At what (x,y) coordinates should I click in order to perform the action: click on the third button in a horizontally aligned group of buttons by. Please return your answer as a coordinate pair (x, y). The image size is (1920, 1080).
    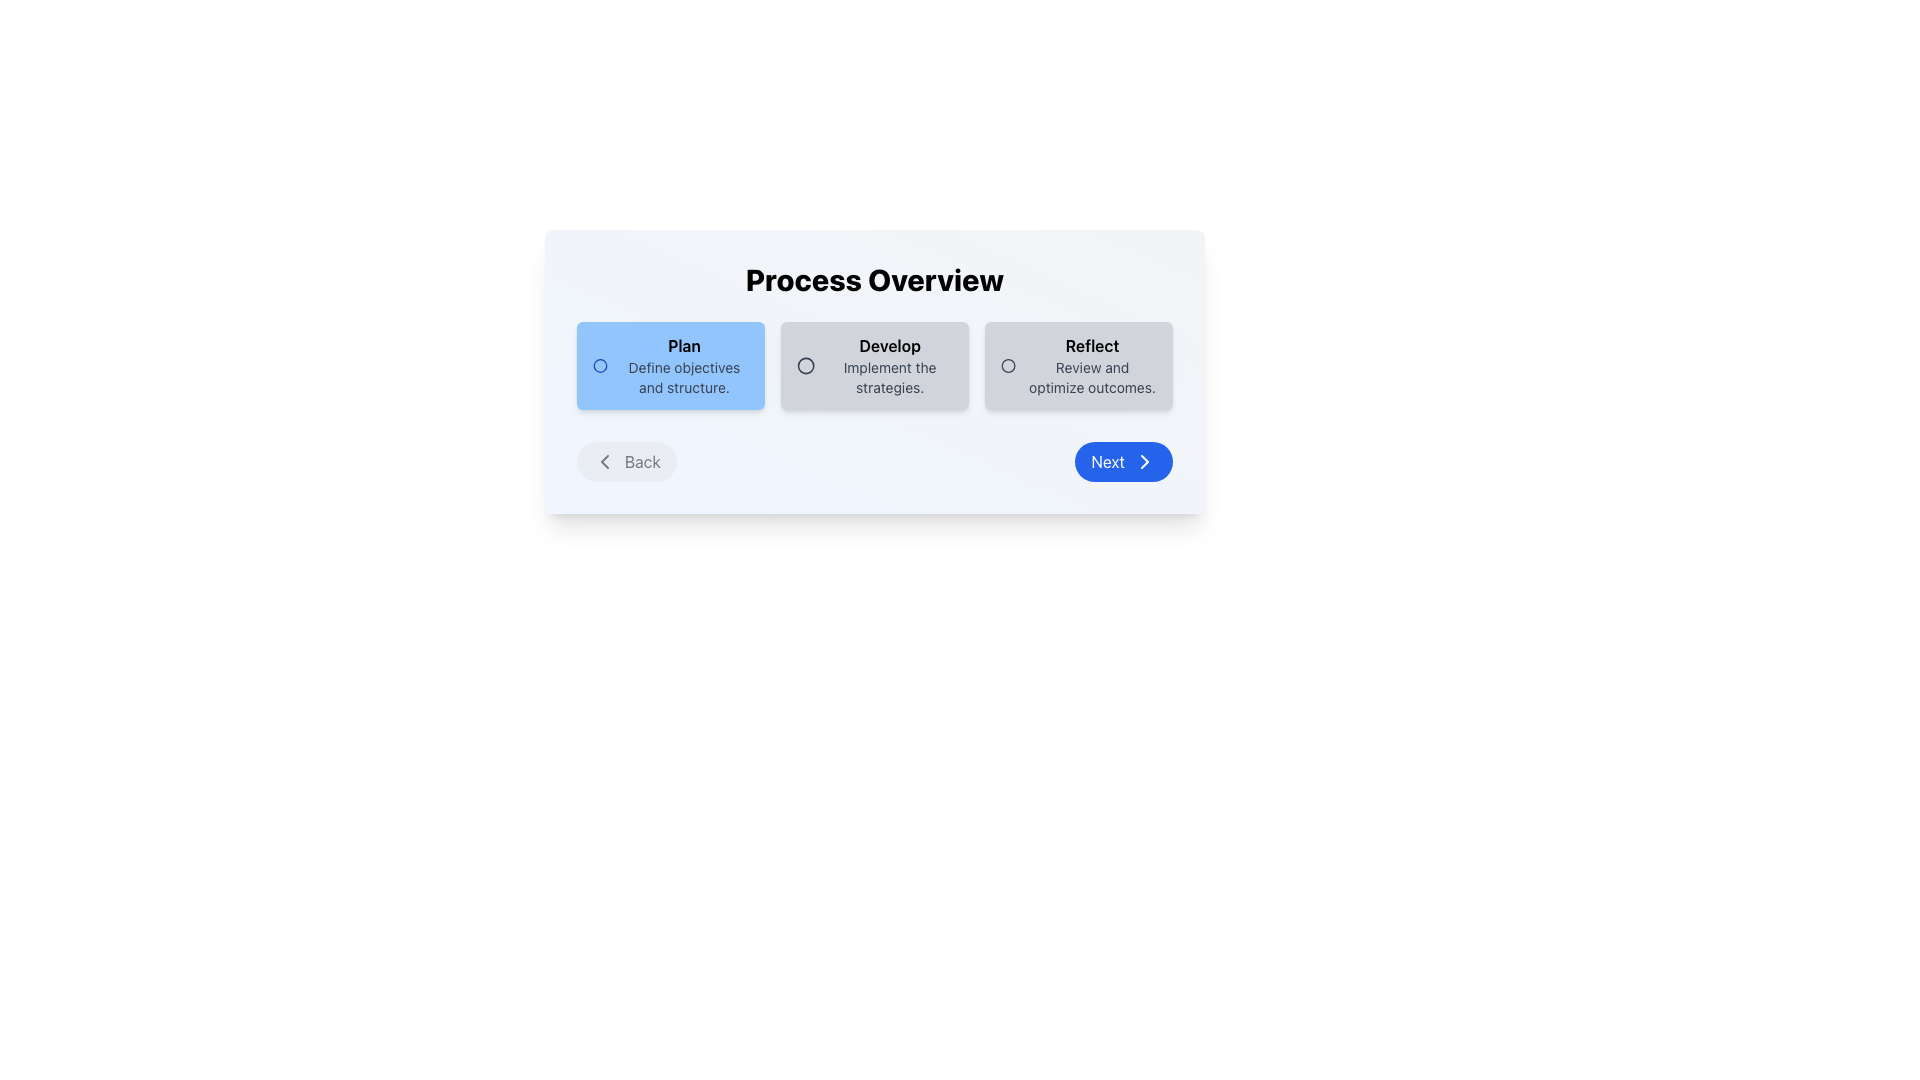
    Looking at the image, I should click on (1078, 366).